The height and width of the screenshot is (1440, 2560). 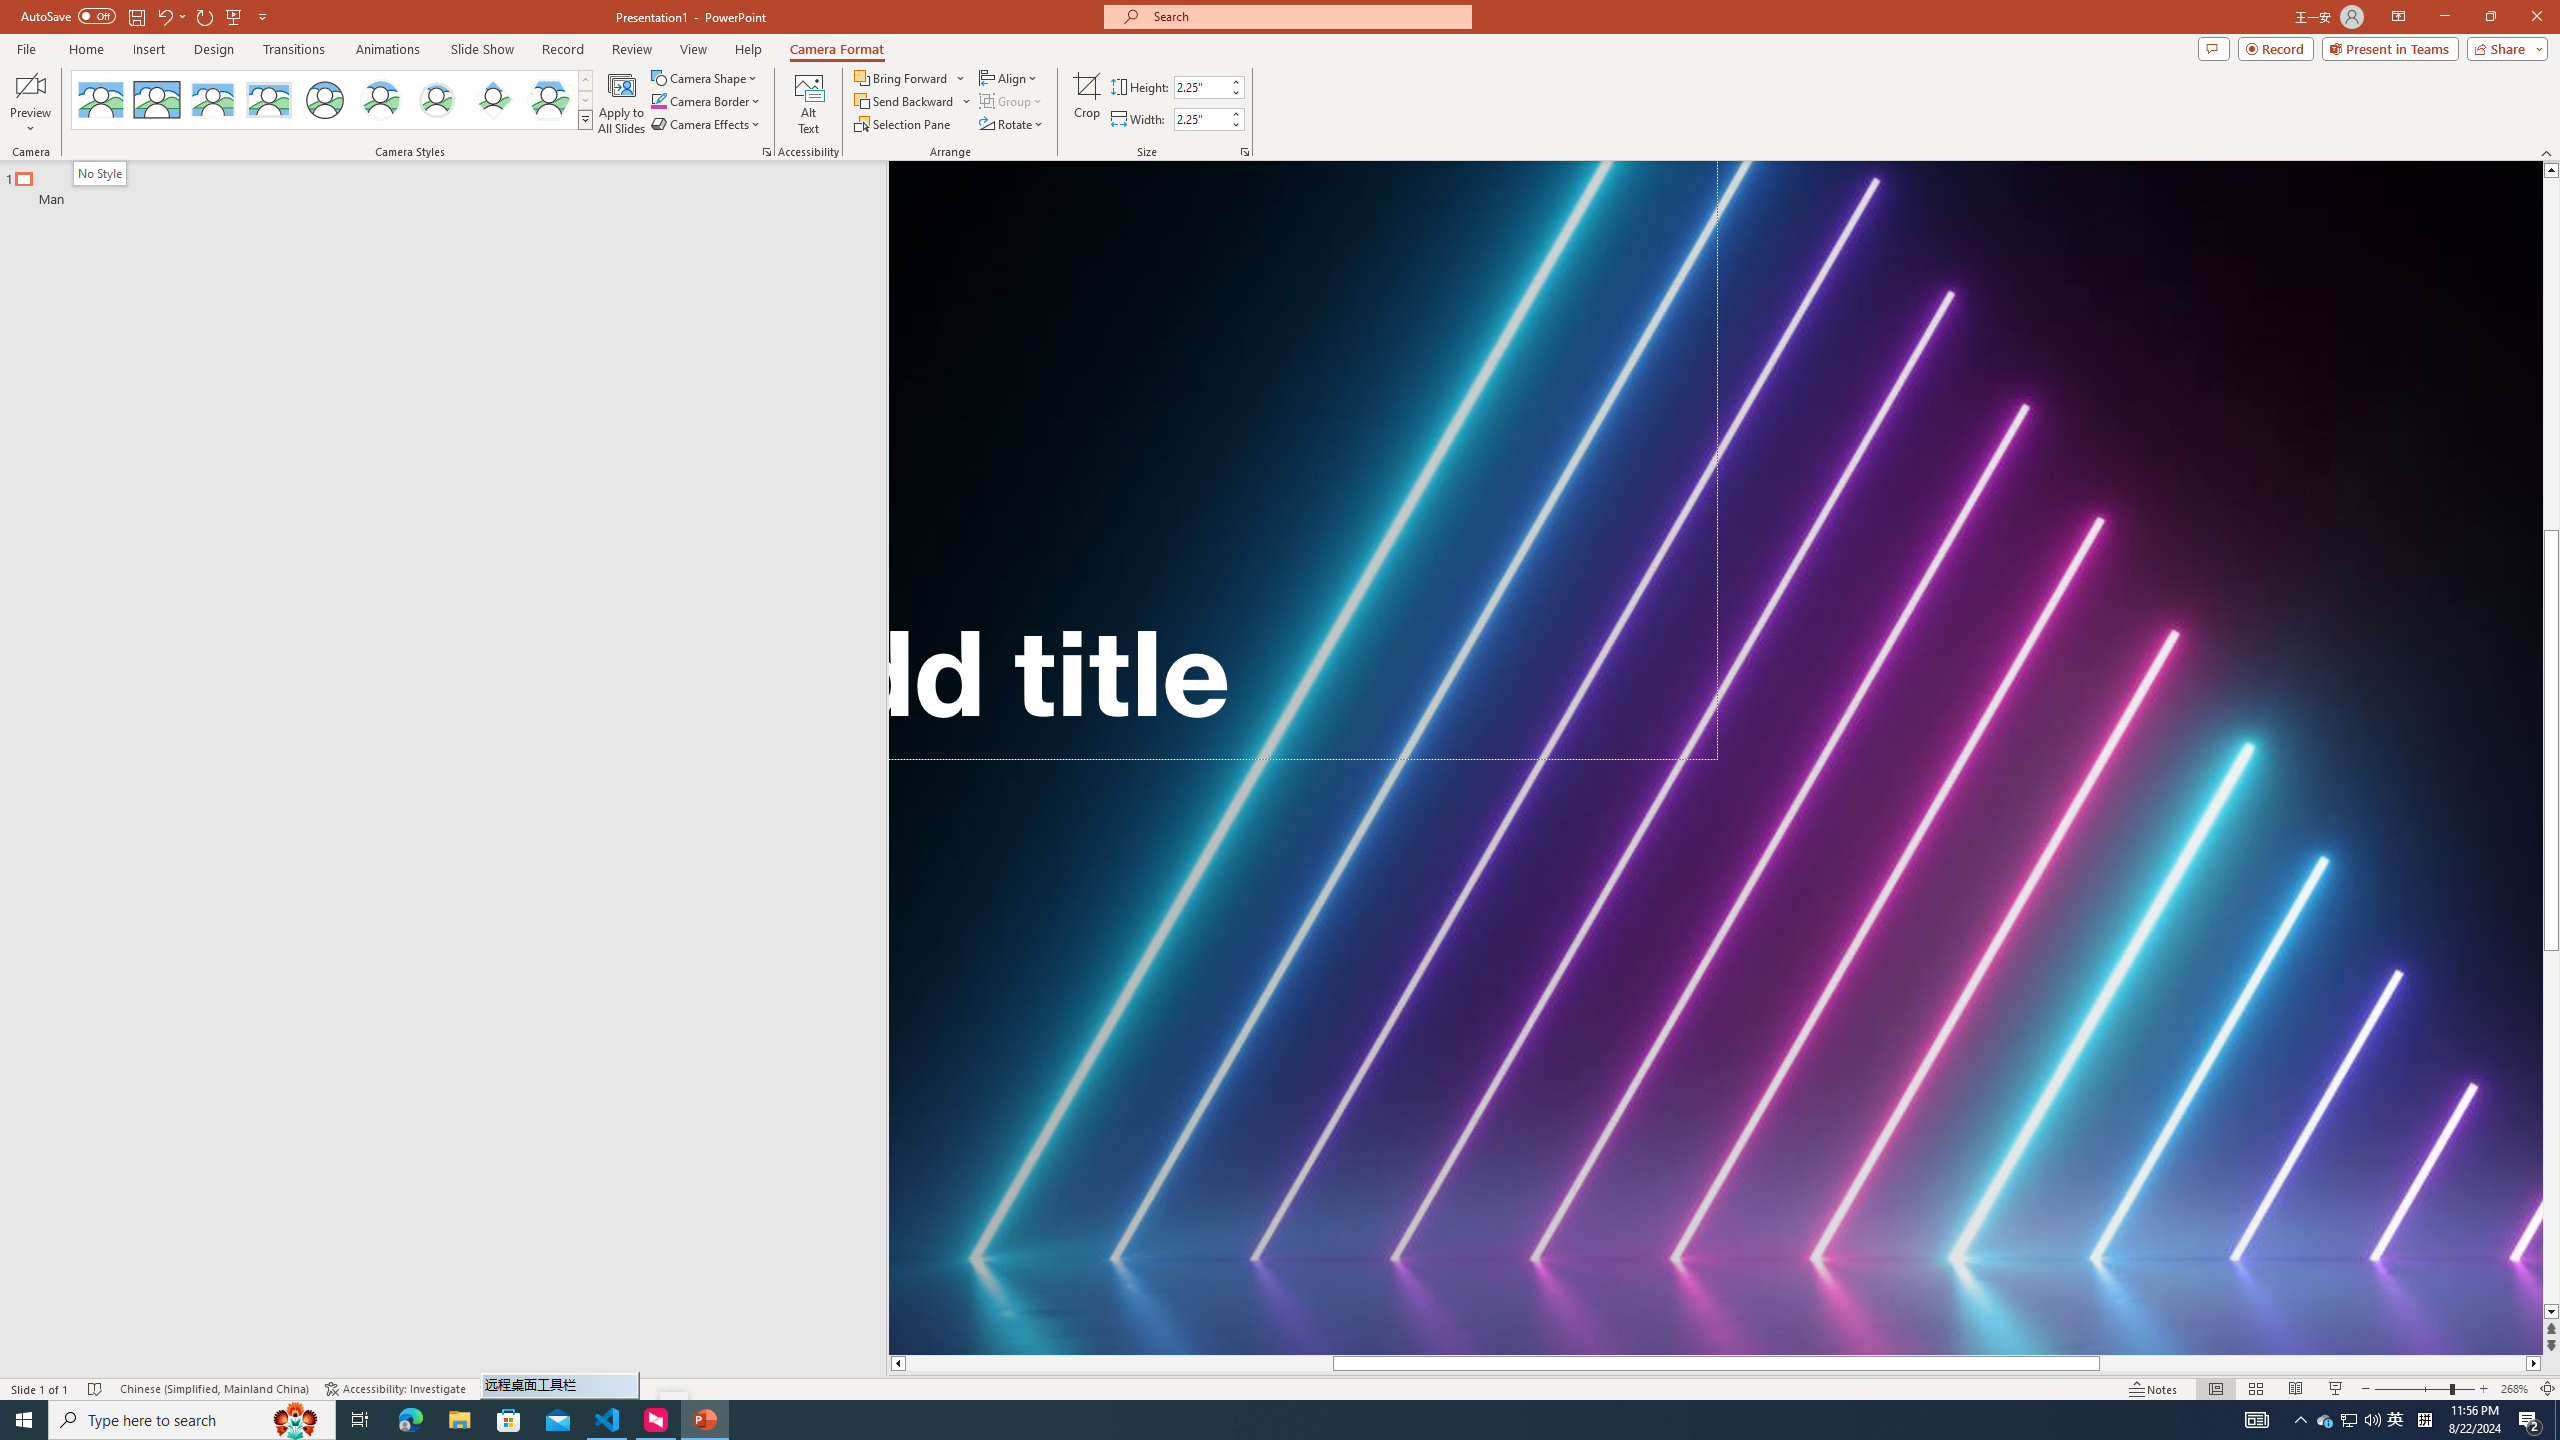 What do you see at coordinates (493, 99) in the screenshot?
I see `'Center Shadow Diamond'` at bounding box center [493, 99].